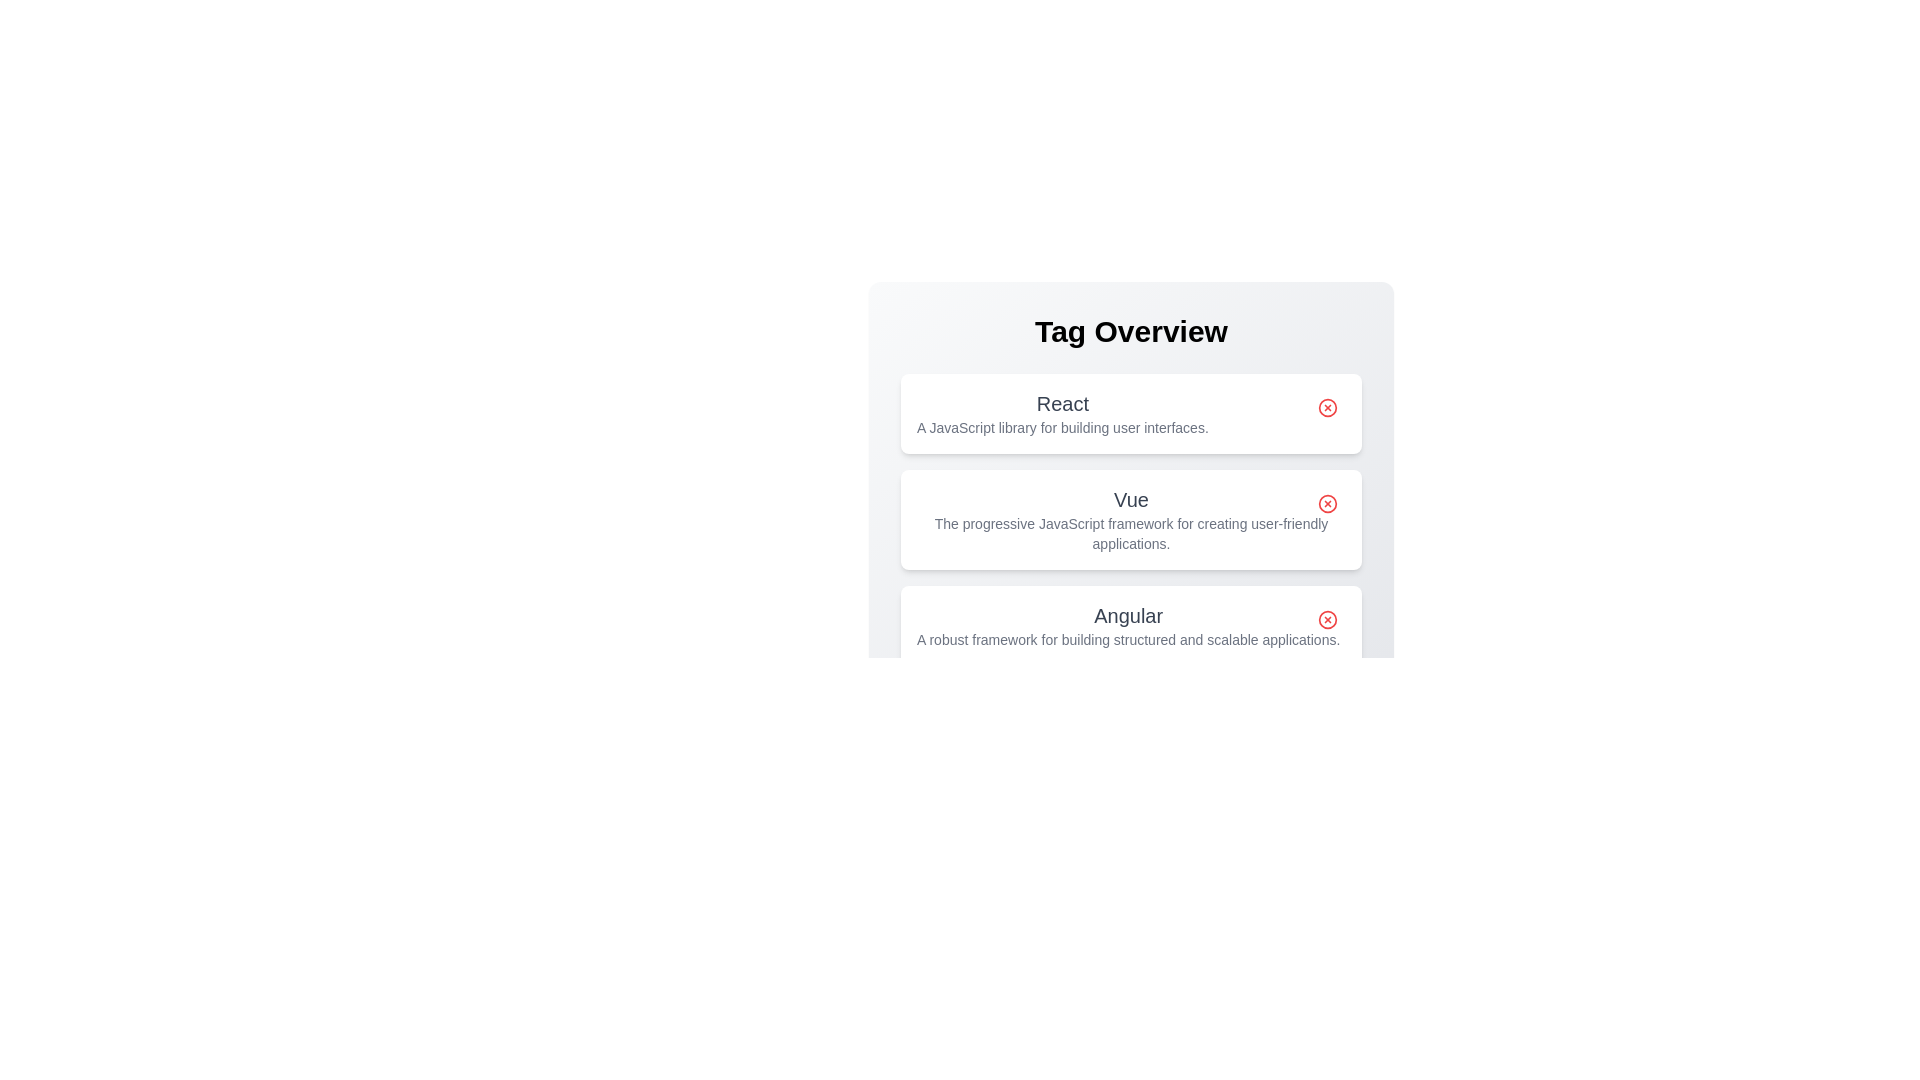 This screenshot has height=1080, width=1920. Describe the element at coordinates (1061, 412) in the screenshot. I see `the tag React to highlight it` at that location.